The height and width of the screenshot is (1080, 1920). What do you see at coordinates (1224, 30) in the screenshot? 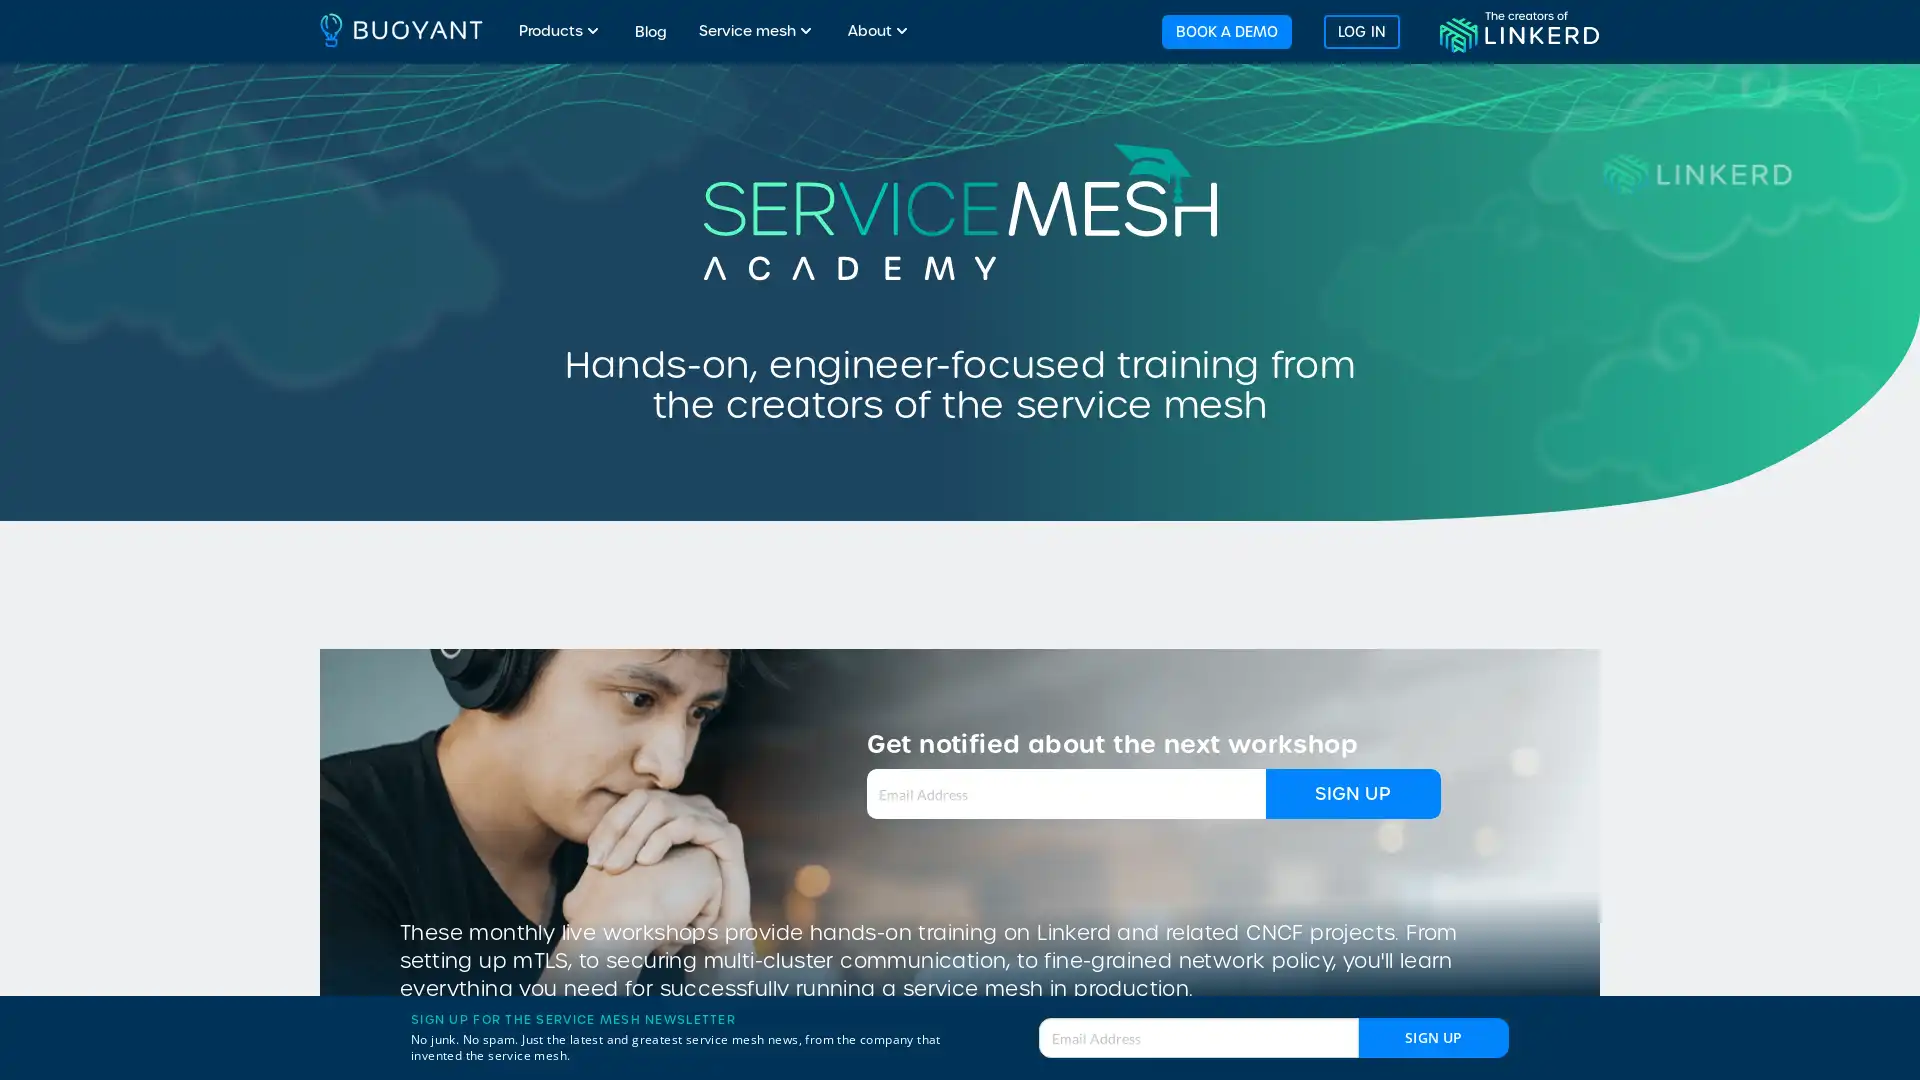
I see `BOOK A DEMO` at bounding box center [1224, 30].